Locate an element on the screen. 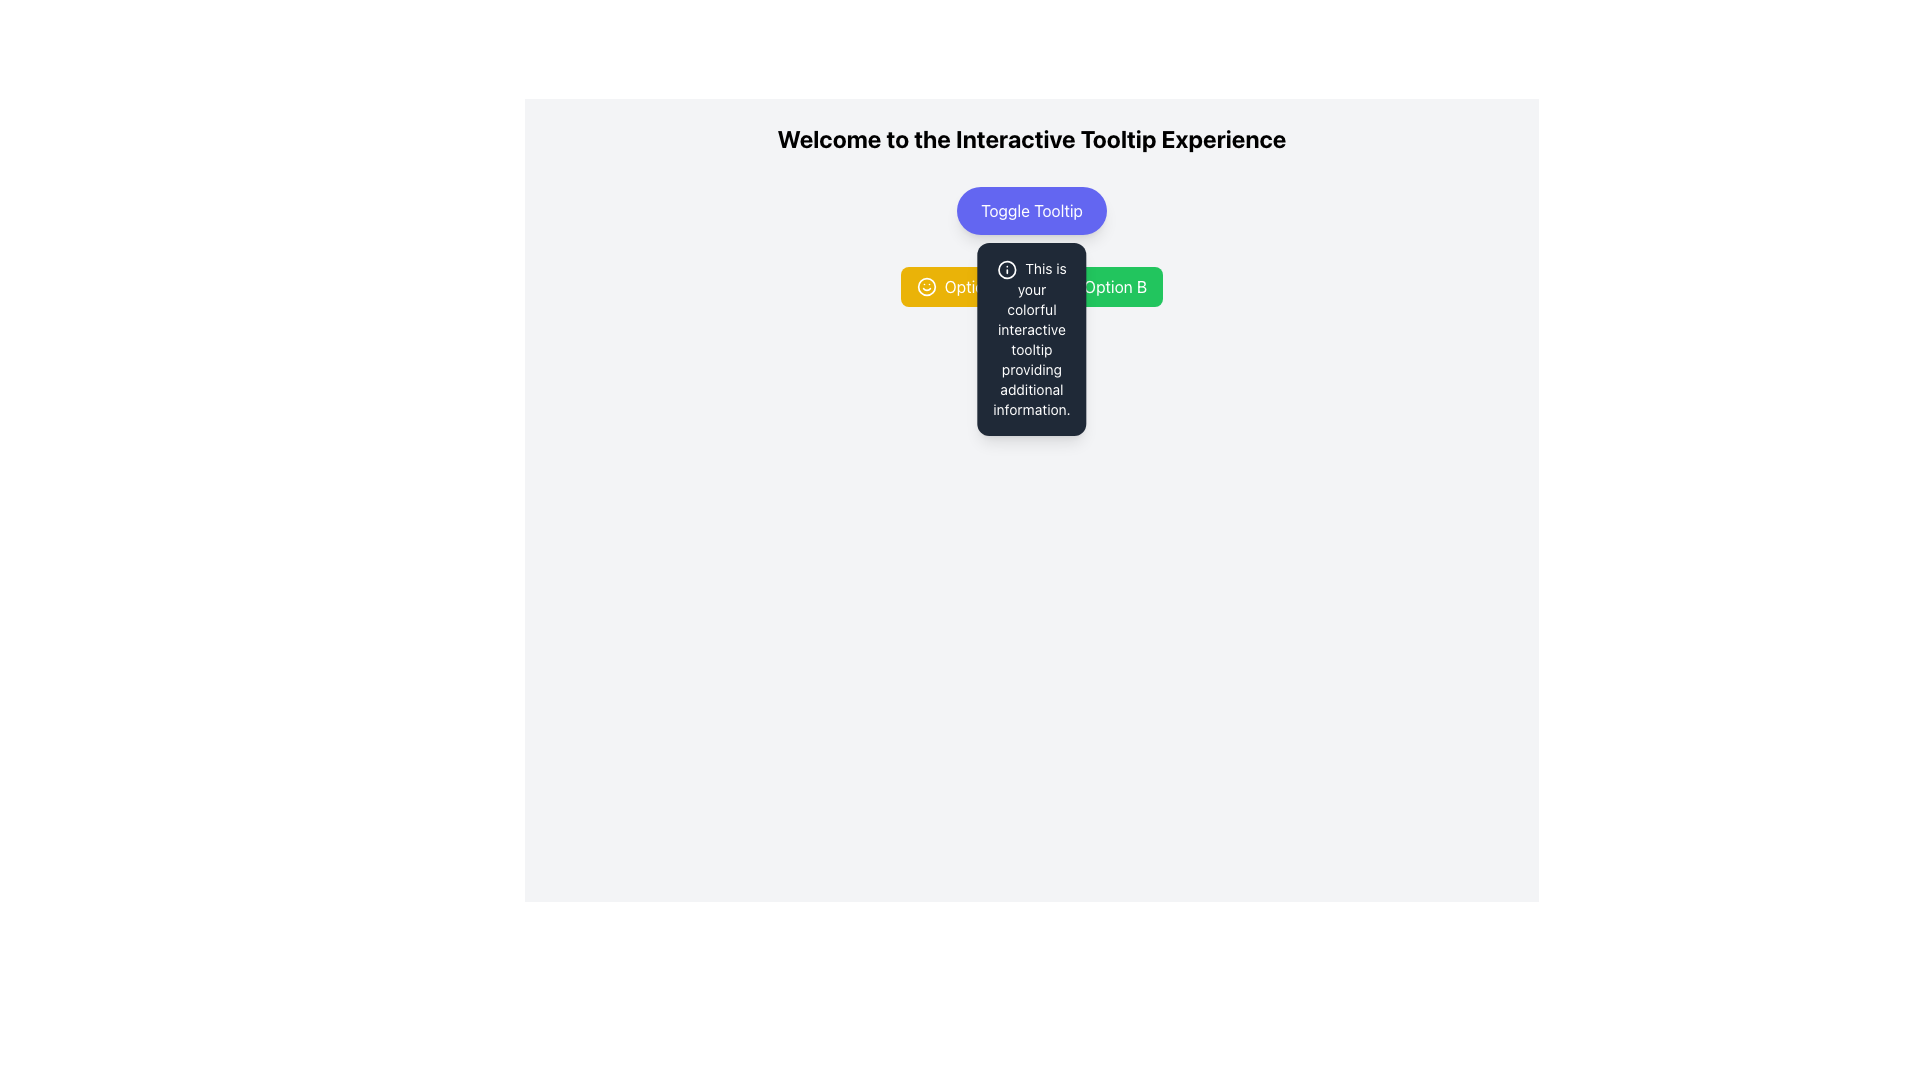  the yellow rectangular button labeled 'Option A' with a smiling face icon on its left side is located at coordinates (961, 286).